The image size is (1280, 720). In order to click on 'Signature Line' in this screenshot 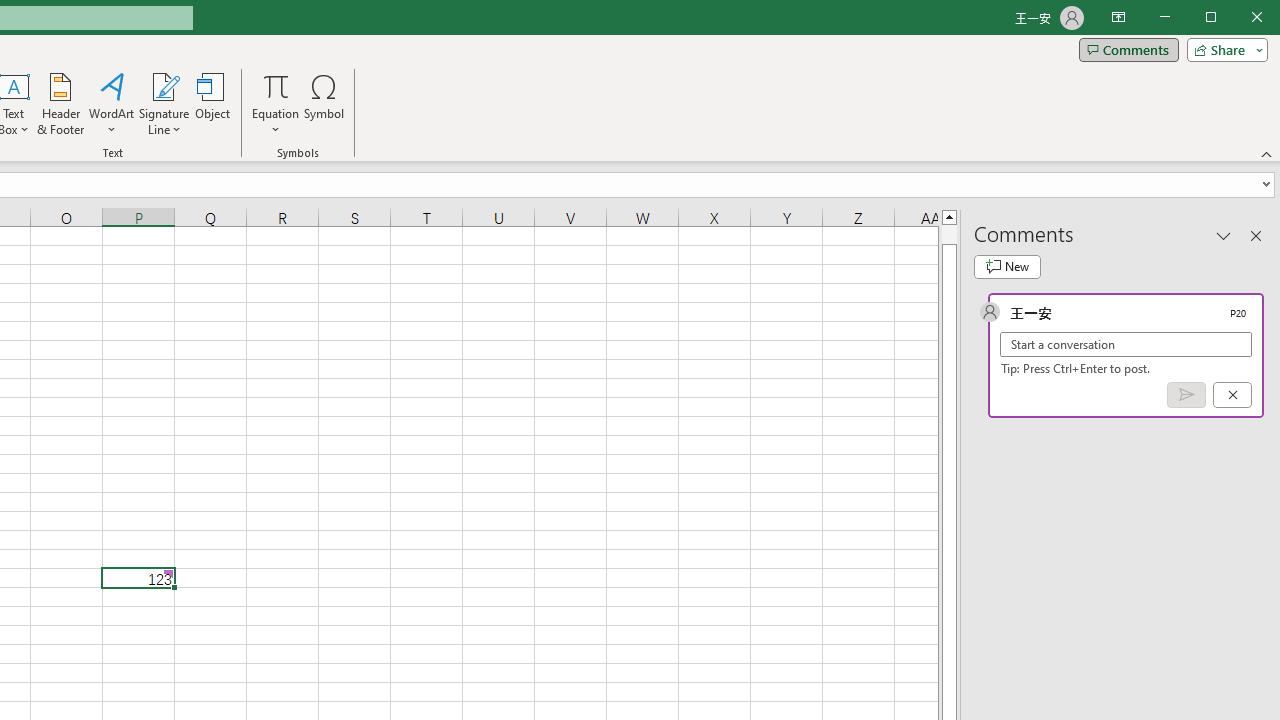, I will do `click(164, 85)`.